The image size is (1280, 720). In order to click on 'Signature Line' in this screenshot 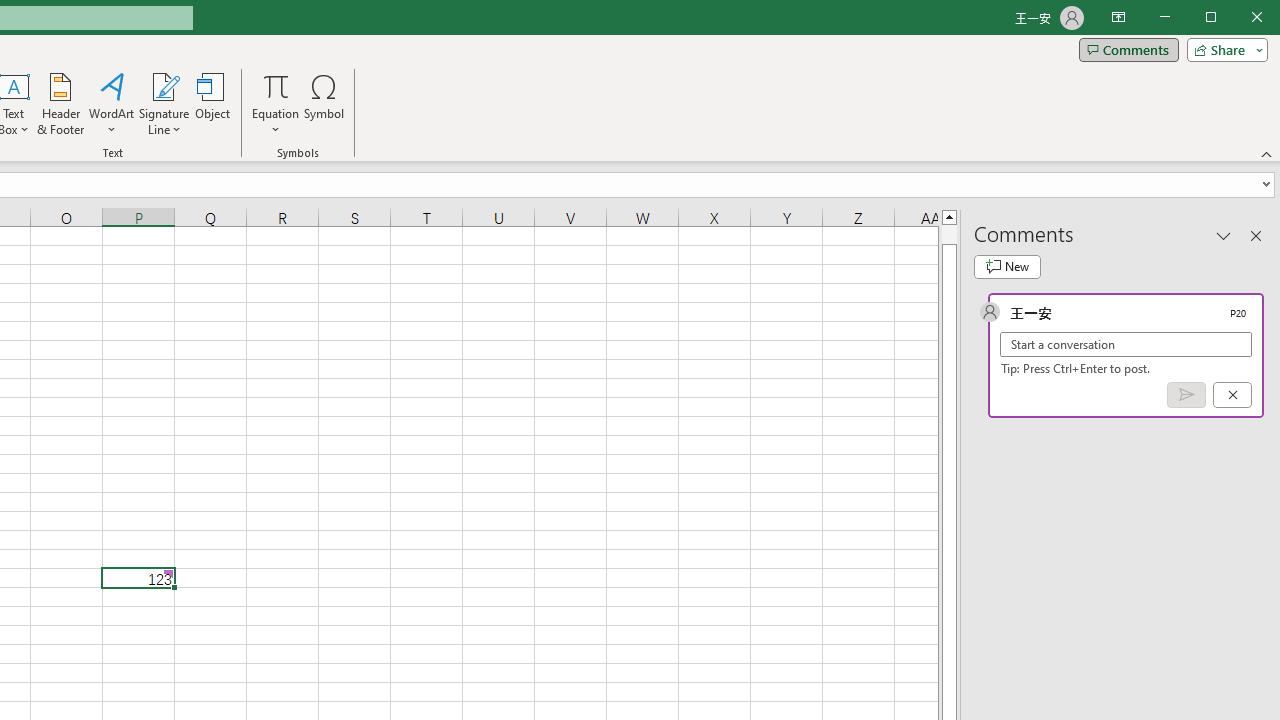, I will do `click(164, 85)`.